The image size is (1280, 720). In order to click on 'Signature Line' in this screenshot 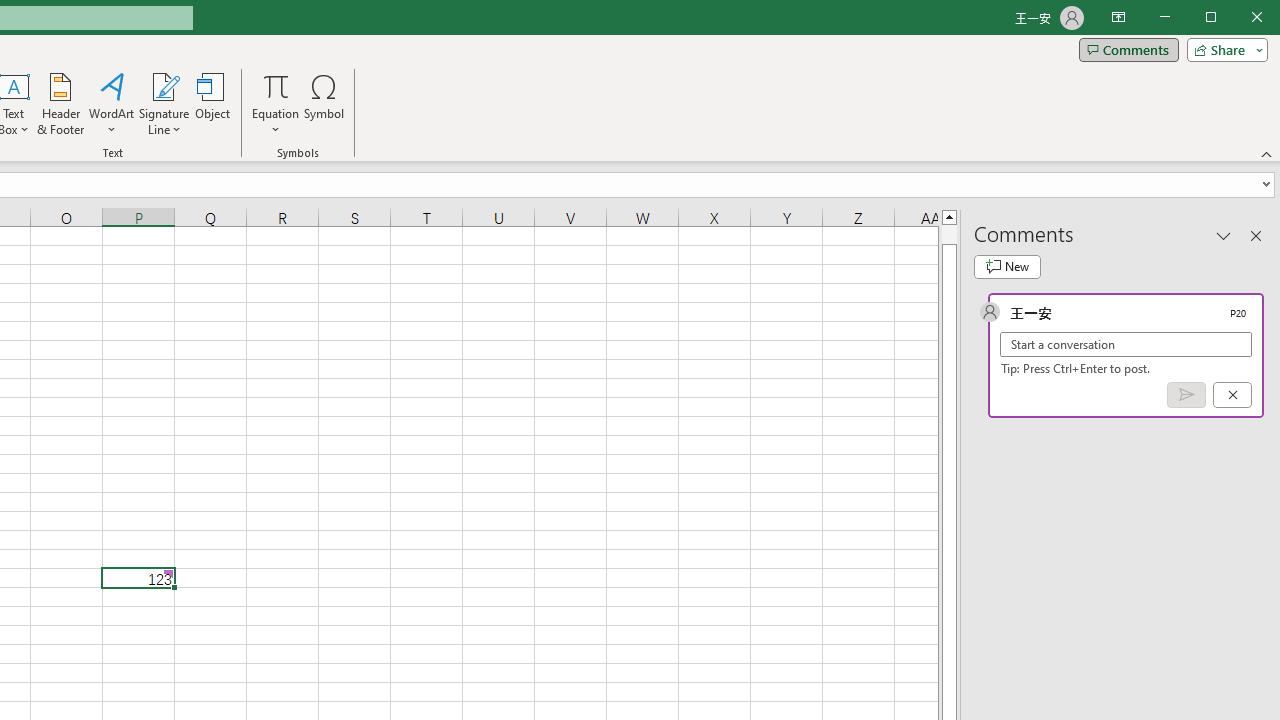, I will do `click(164, 85)`.